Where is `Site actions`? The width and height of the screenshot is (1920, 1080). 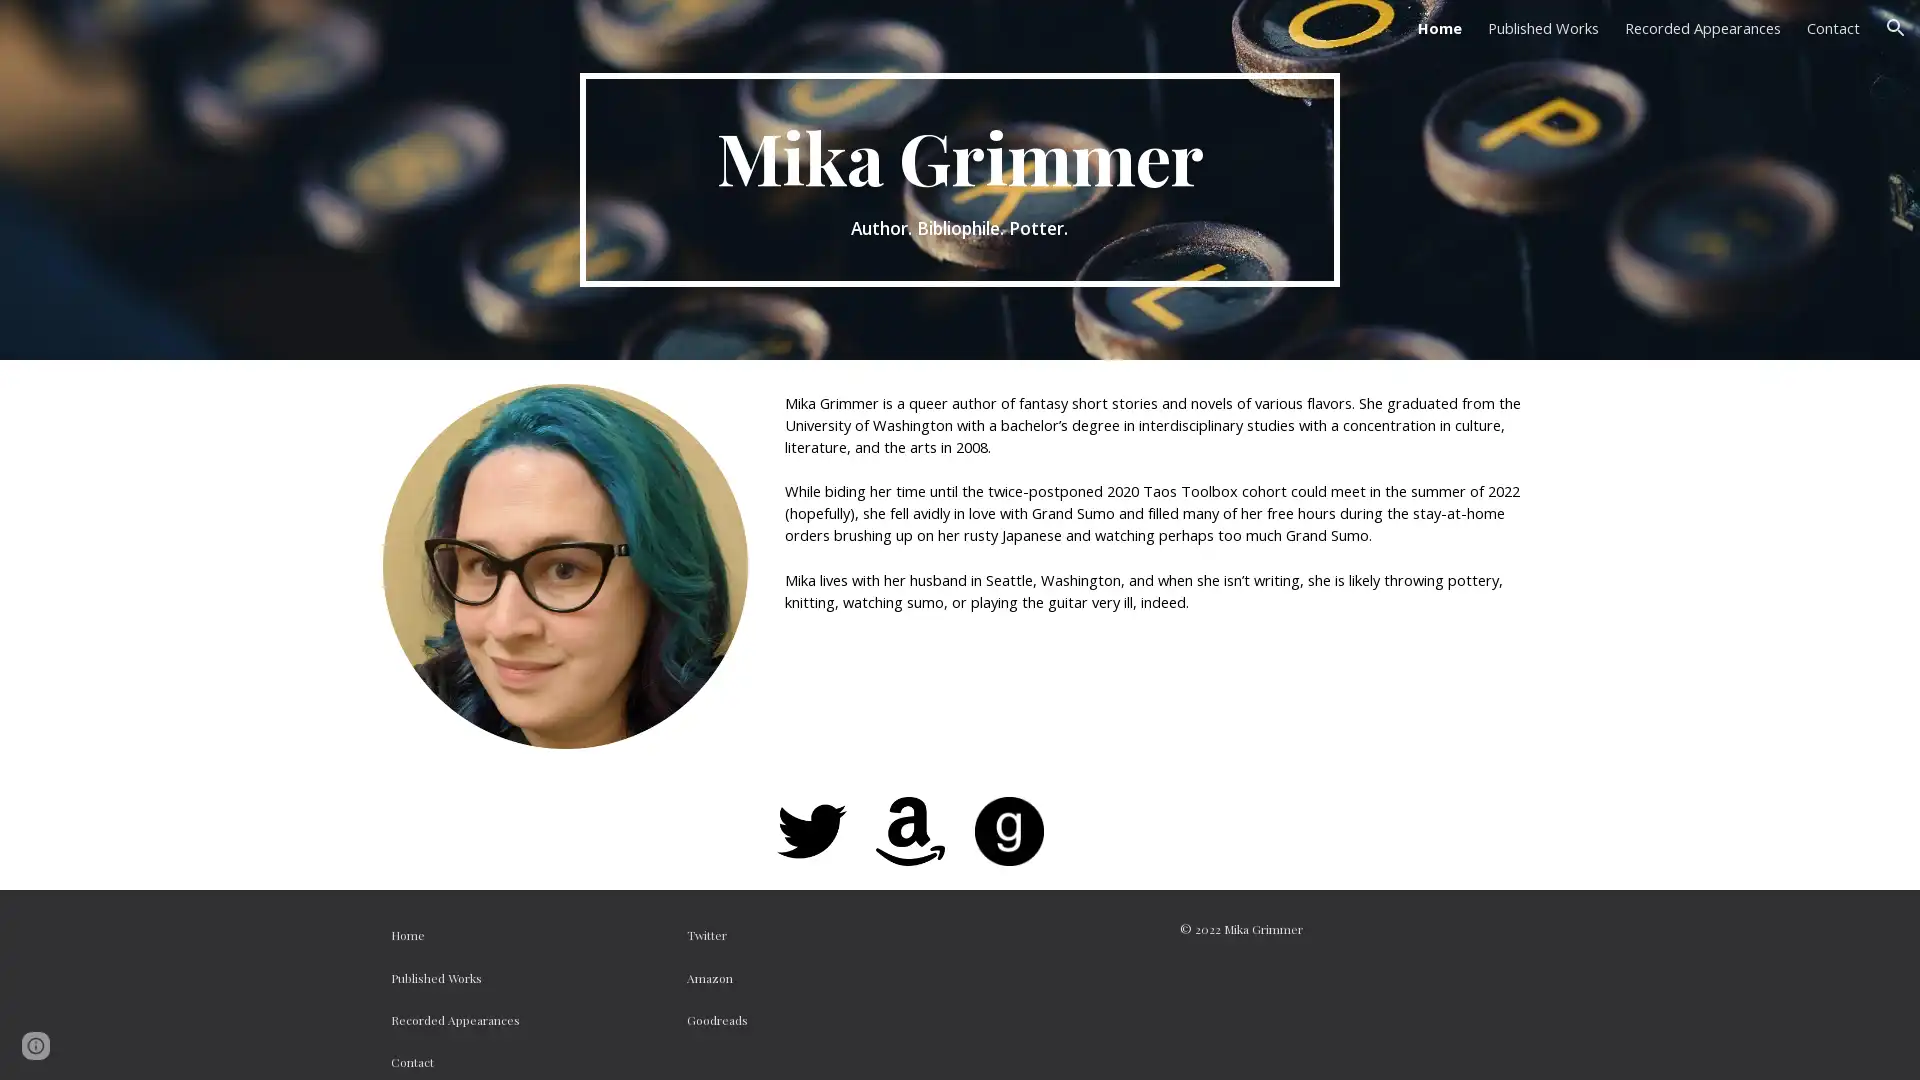 Site actions is located at coordinates (35, 1044).